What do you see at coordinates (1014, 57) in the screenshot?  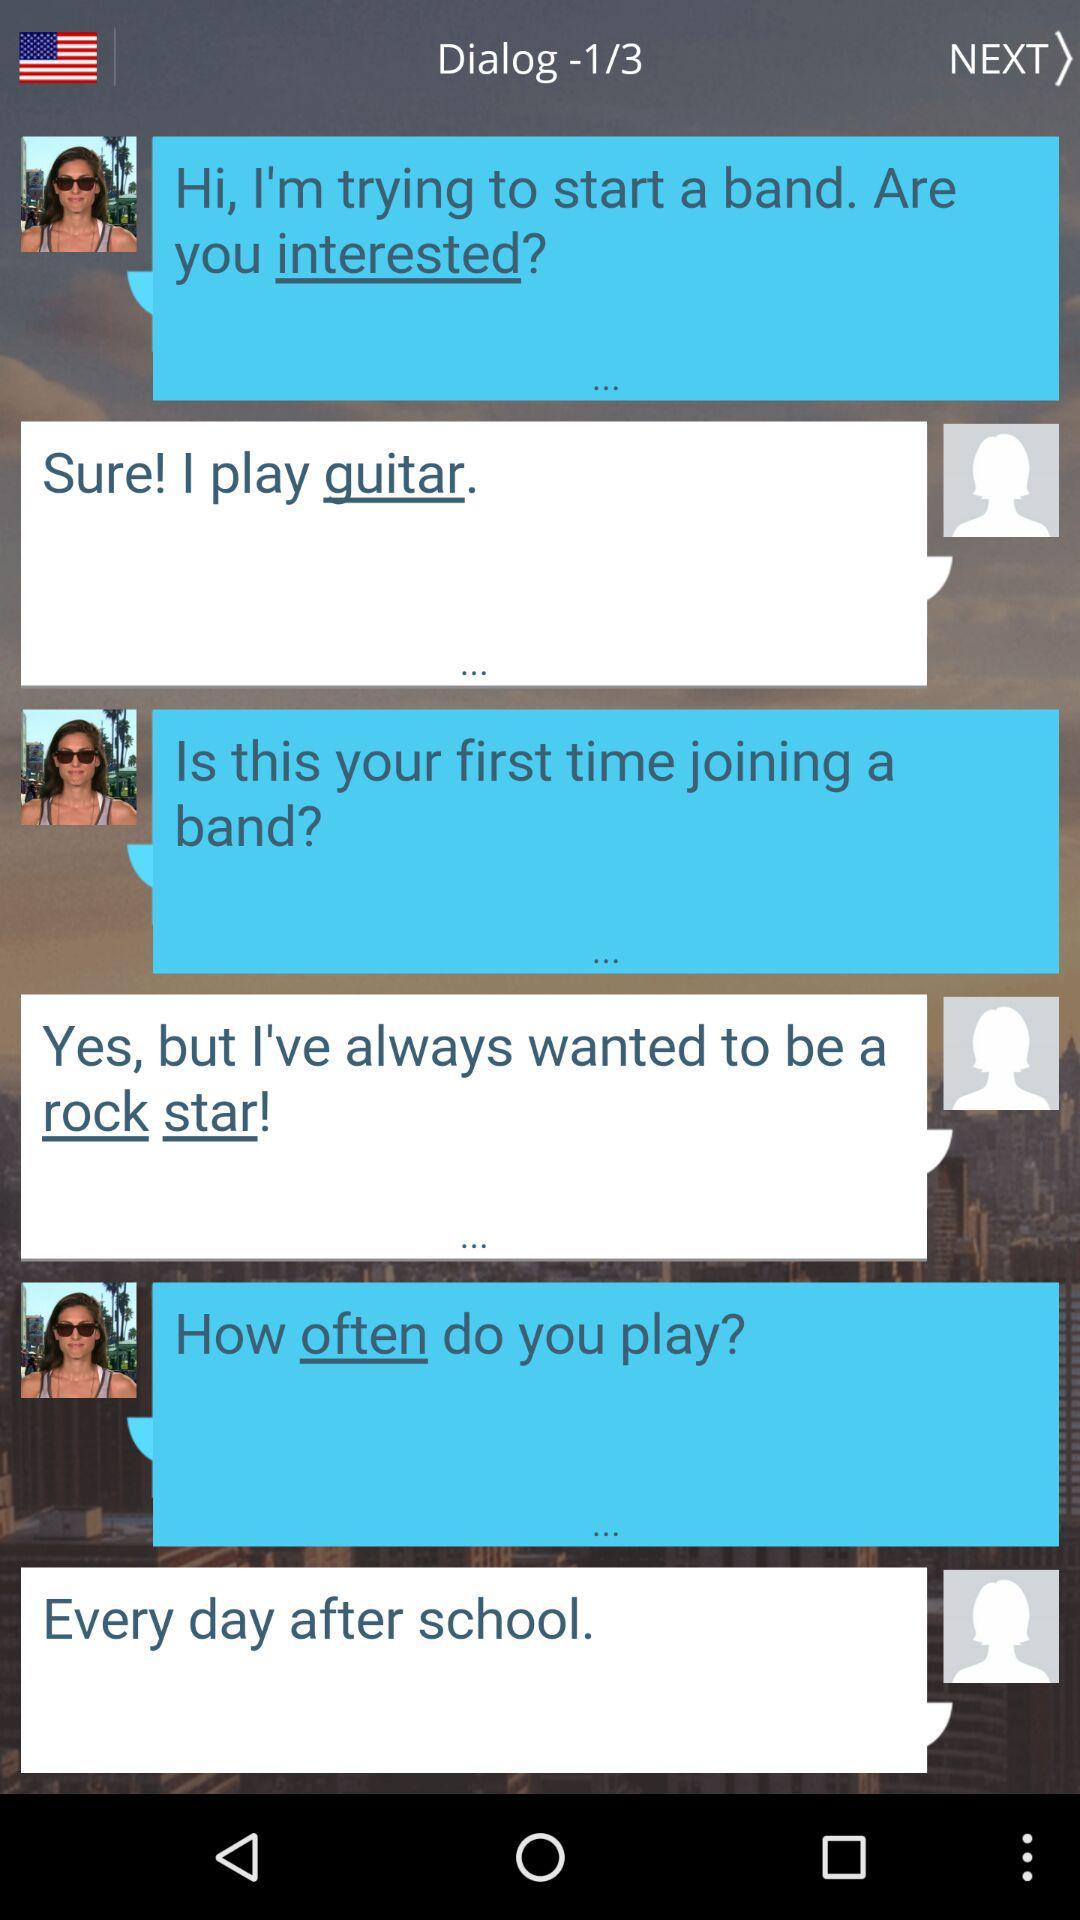 I see `icon next to the dialog -1/3` at bounding box center [1014, 57].